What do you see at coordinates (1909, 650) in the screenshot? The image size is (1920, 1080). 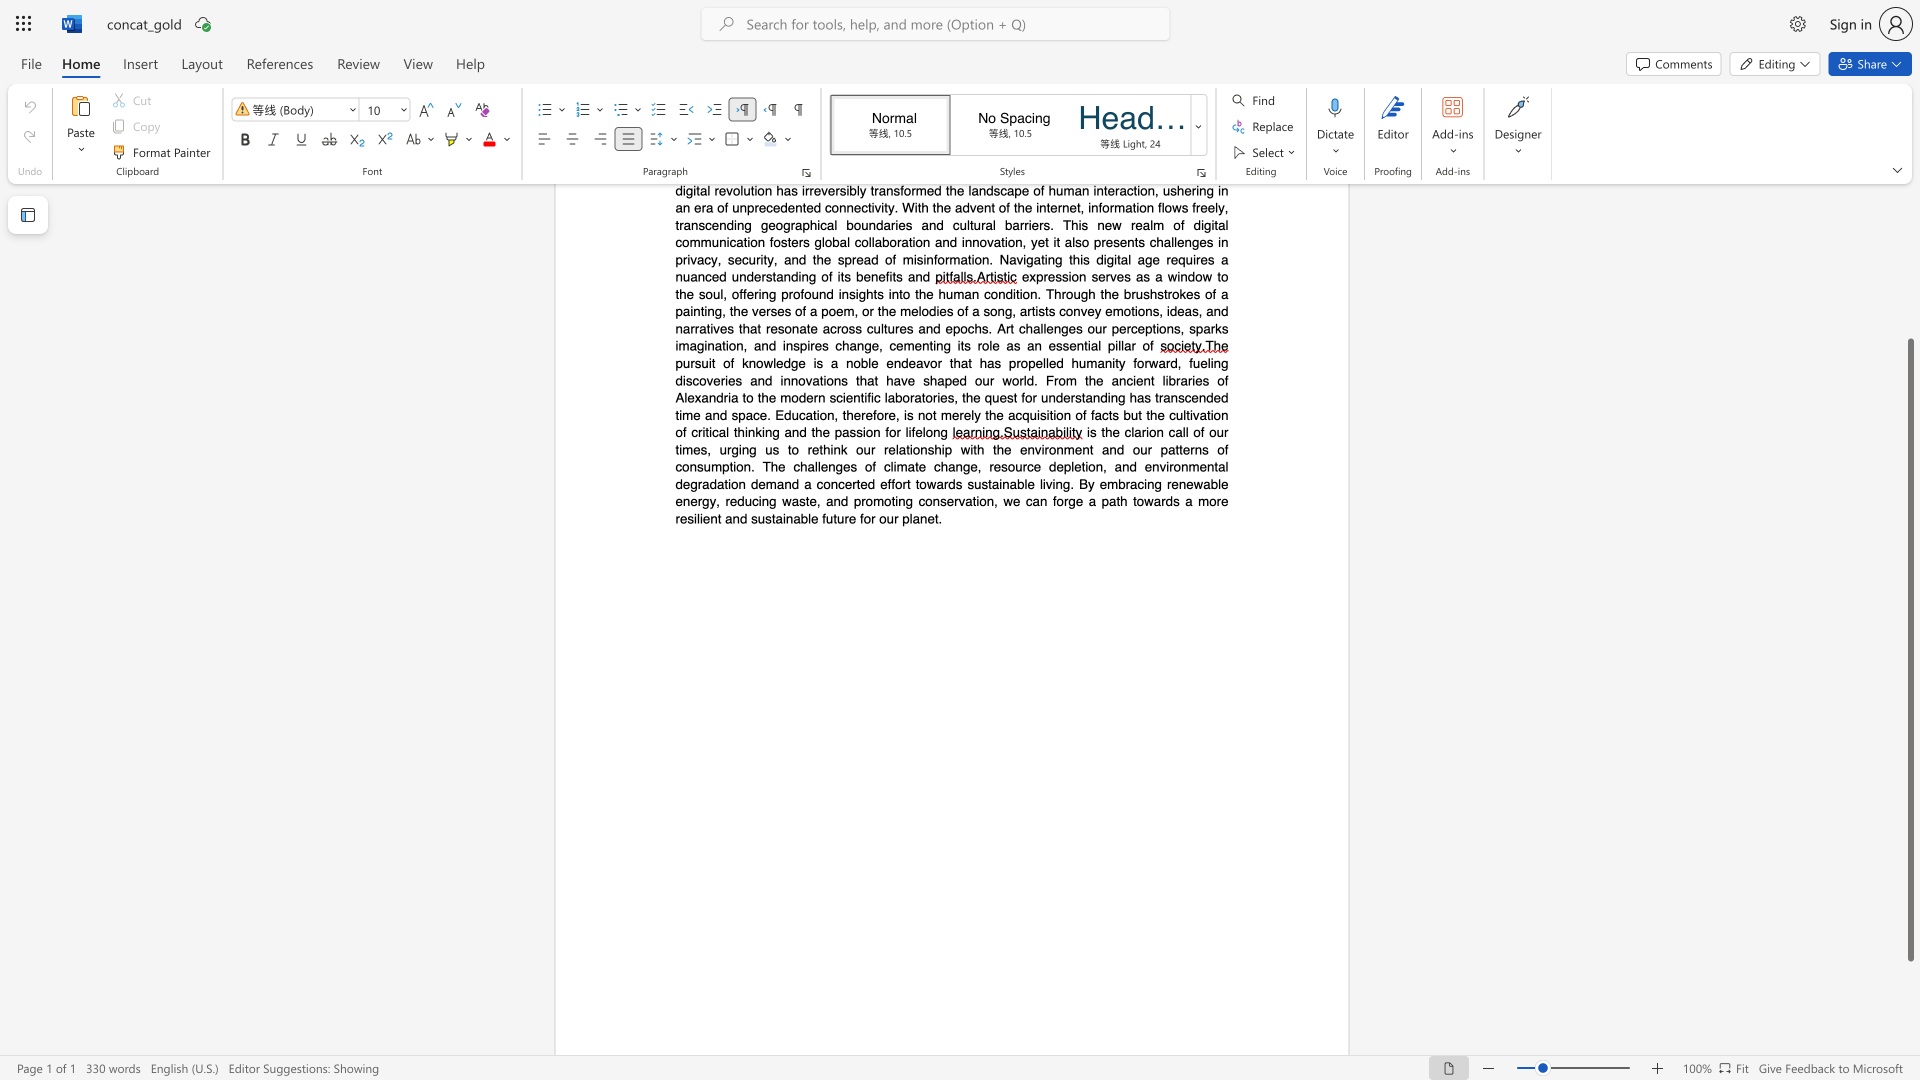 I see `the scrollbar and move down 90 pixels` at bounding box center [1909, 650].